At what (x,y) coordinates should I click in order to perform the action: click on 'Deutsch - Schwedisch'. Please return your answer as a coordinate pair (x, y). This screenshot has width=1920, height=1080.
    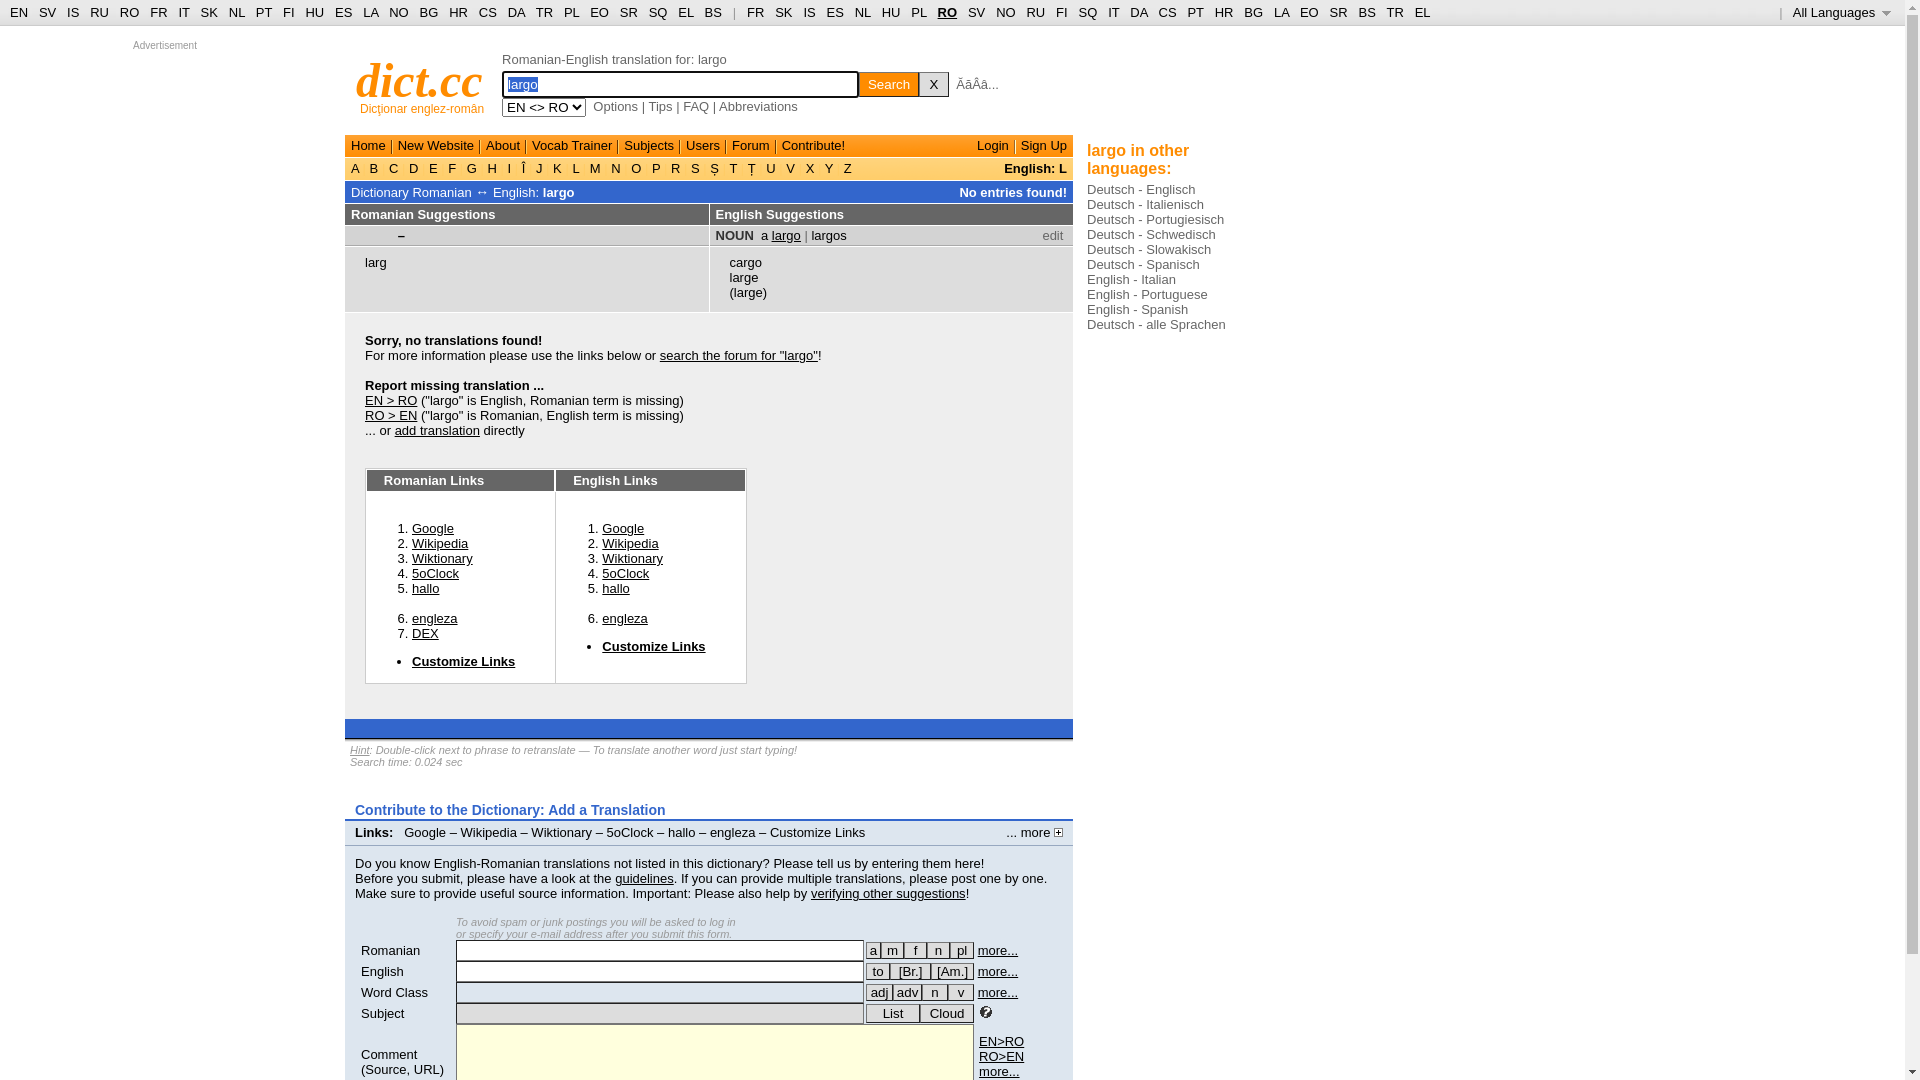
    Looking at the image, I should click on (1151, 233).